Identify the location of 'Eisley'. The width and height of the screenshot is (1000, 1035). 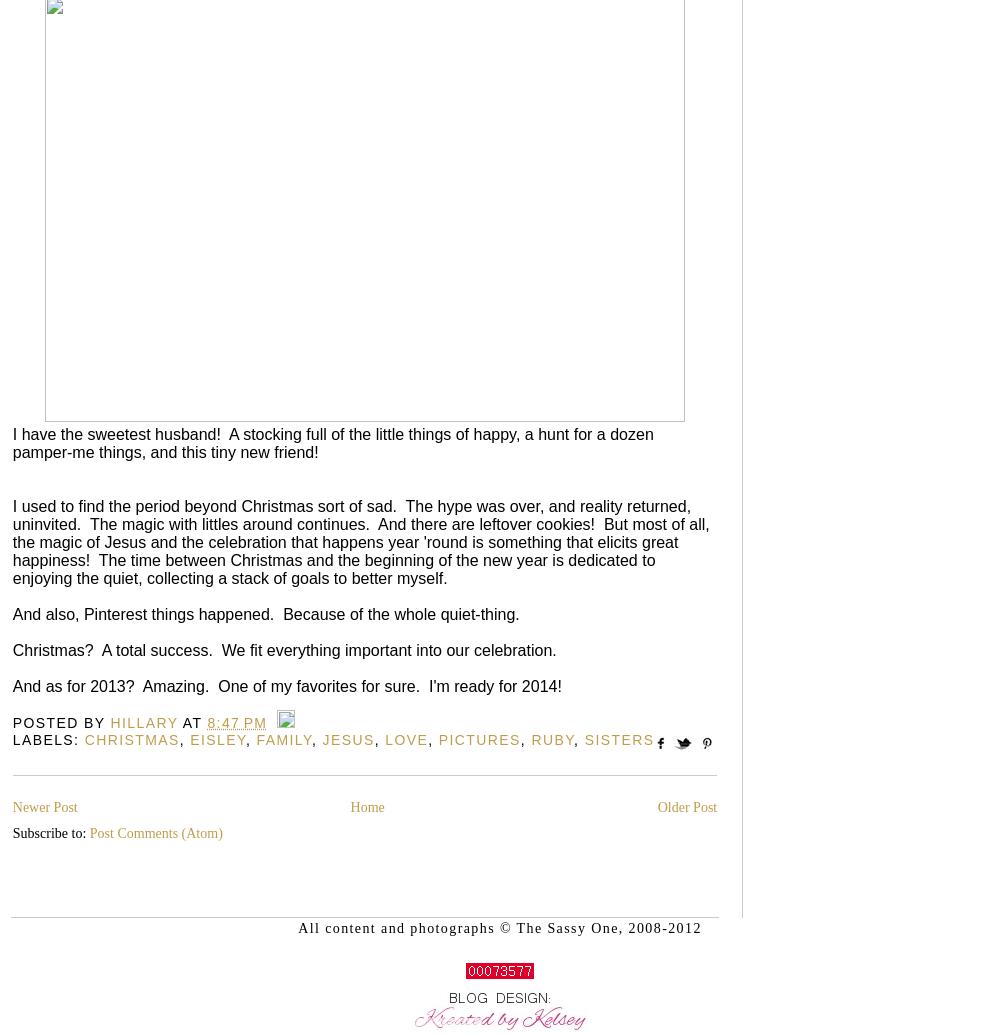
(189, 739).